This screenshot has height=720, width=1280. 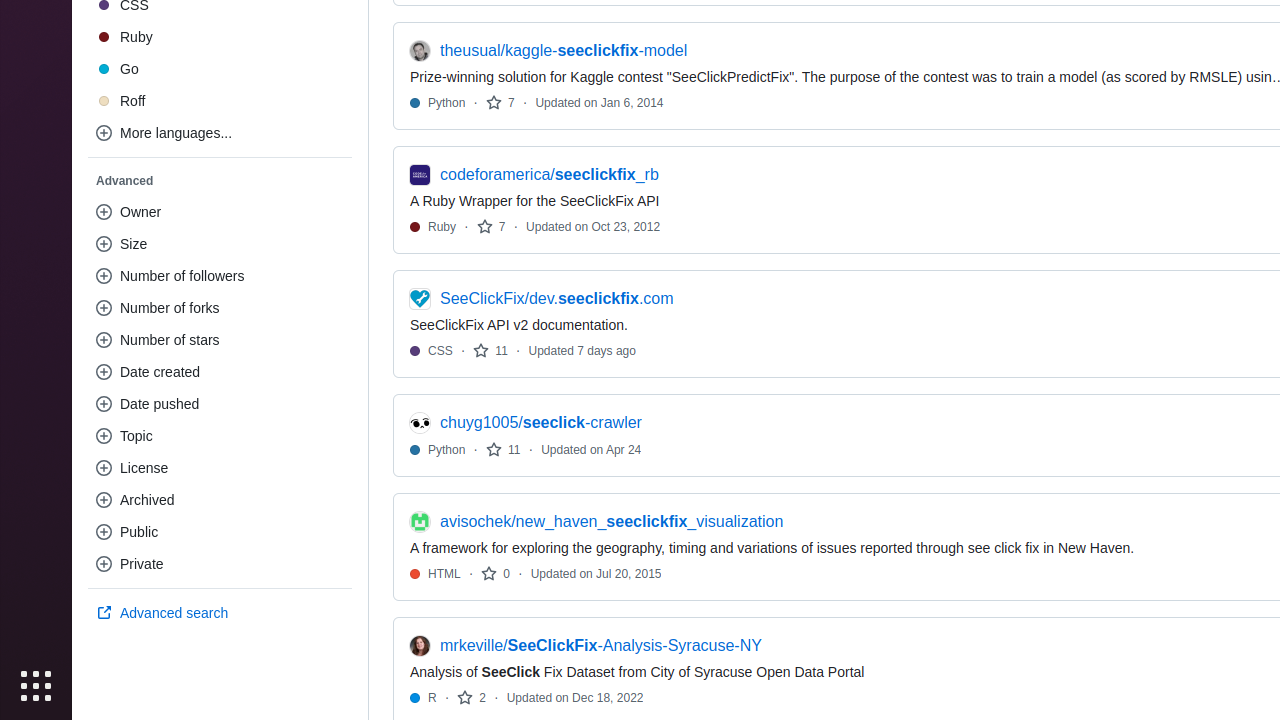 I want to click on '‎Number of followers‎', so click(x=220, y=275).